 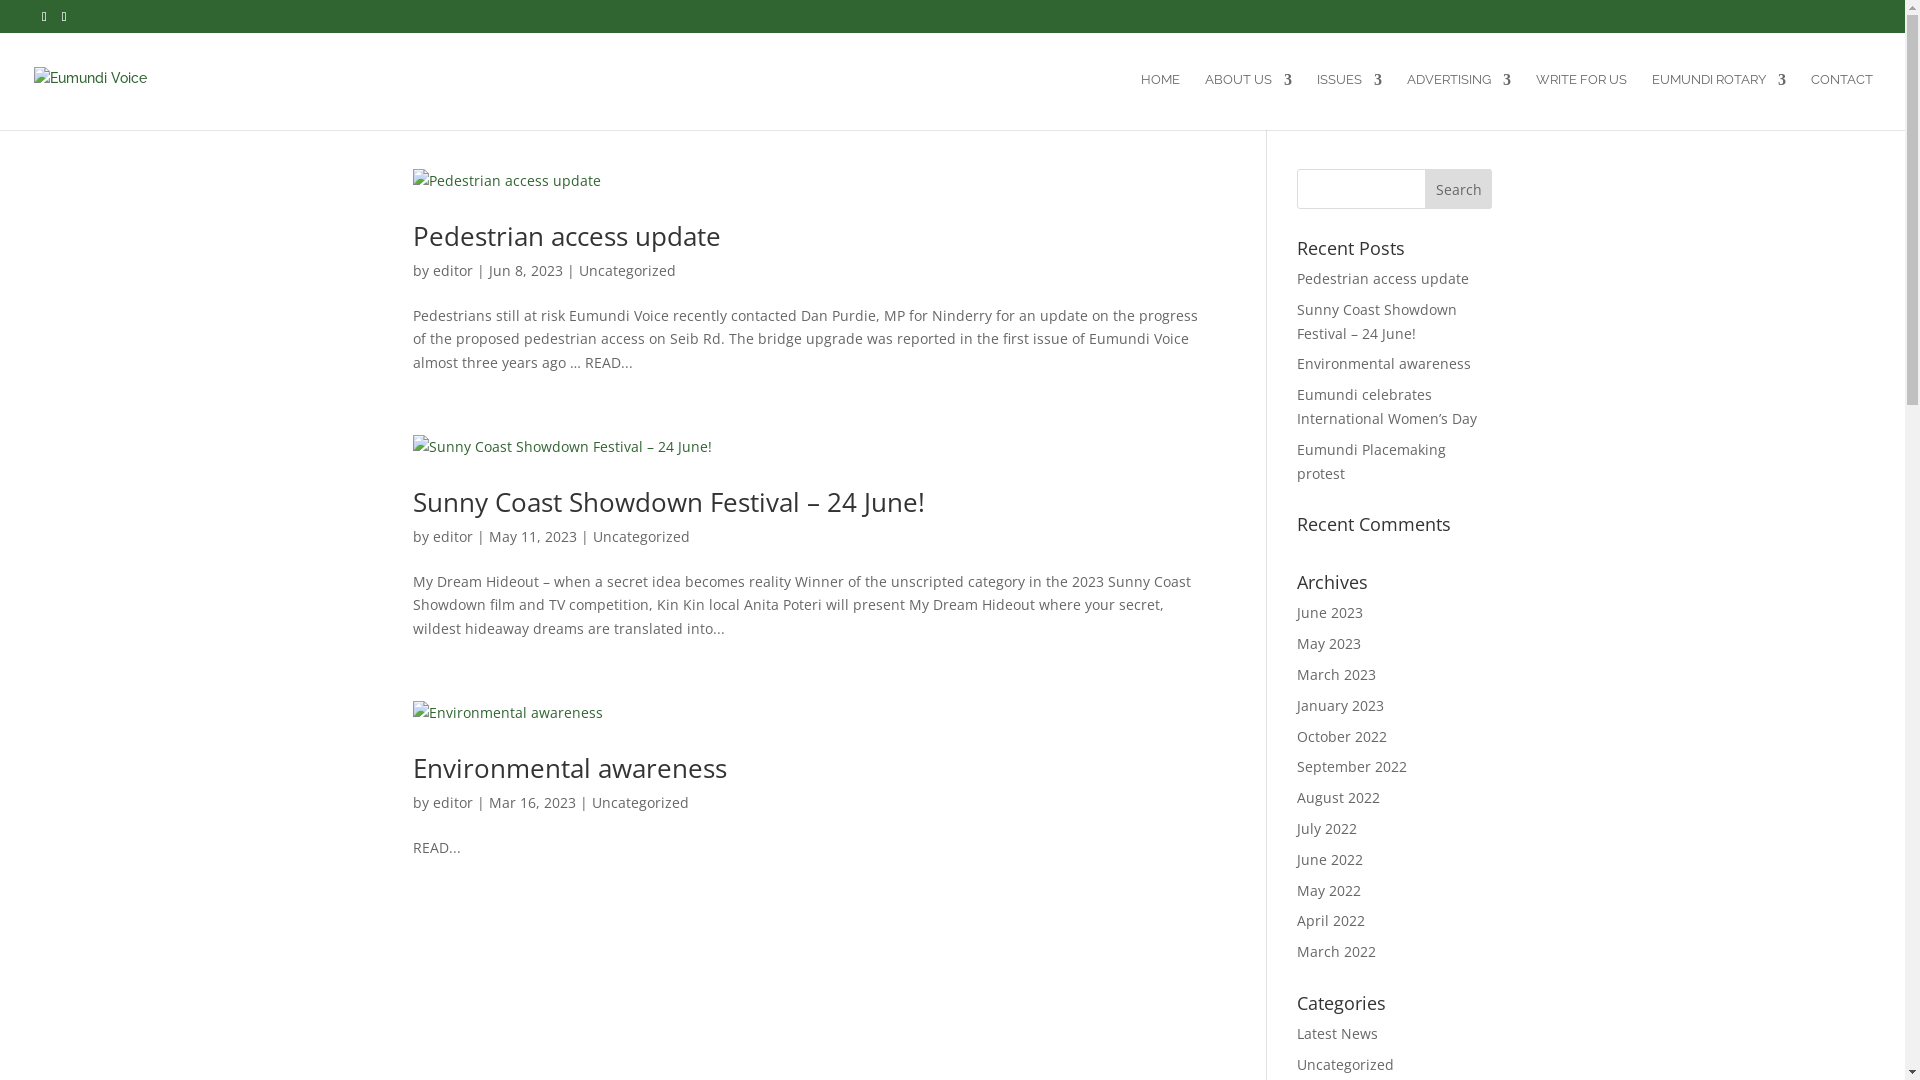 What do you see at coordinates (1459, 101) in the screenshot?
I see `'ADVERTISING'` at bounding box center [1459, 101].